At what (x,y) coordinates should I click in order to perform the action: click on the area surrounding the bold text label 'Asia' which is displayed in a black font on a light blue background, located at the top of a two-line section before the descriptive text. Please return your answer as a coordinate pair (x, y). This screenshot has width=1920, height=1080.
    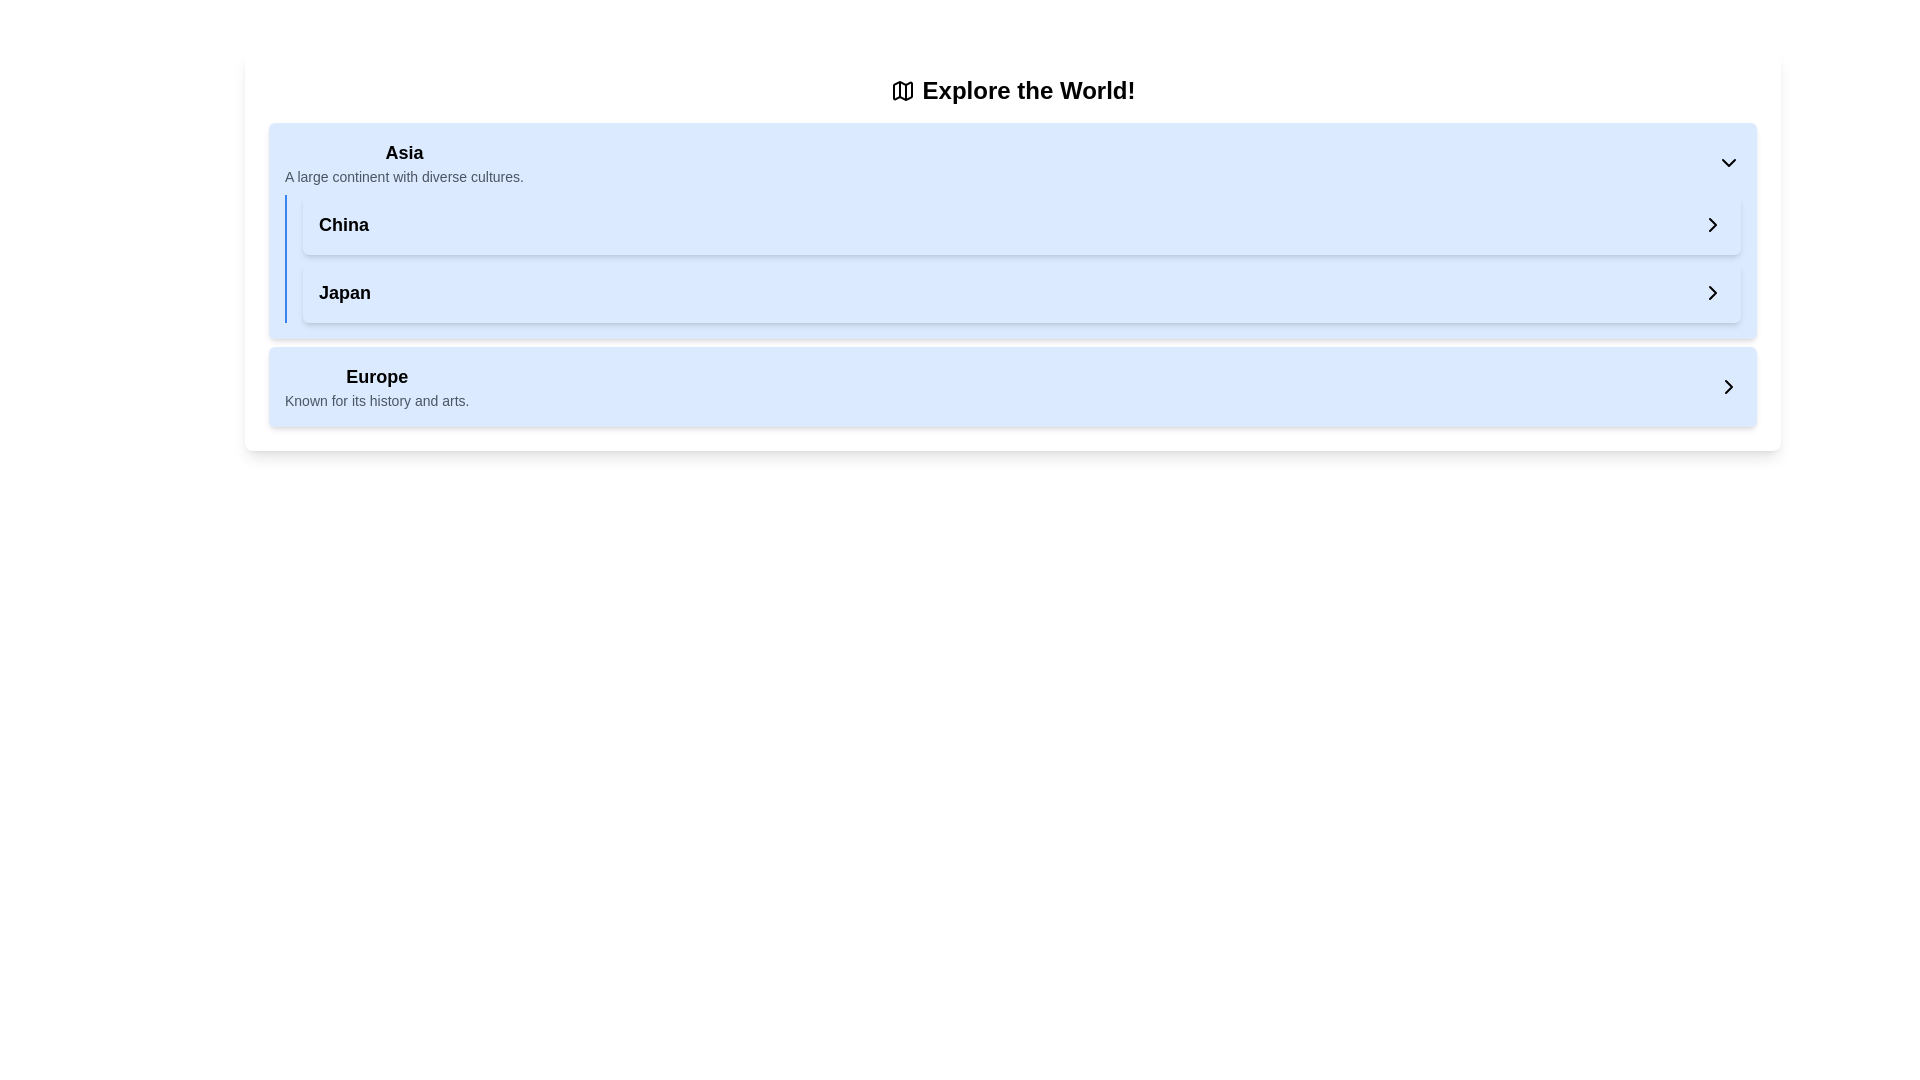
    Looking at the image, I should click on (403, 152).